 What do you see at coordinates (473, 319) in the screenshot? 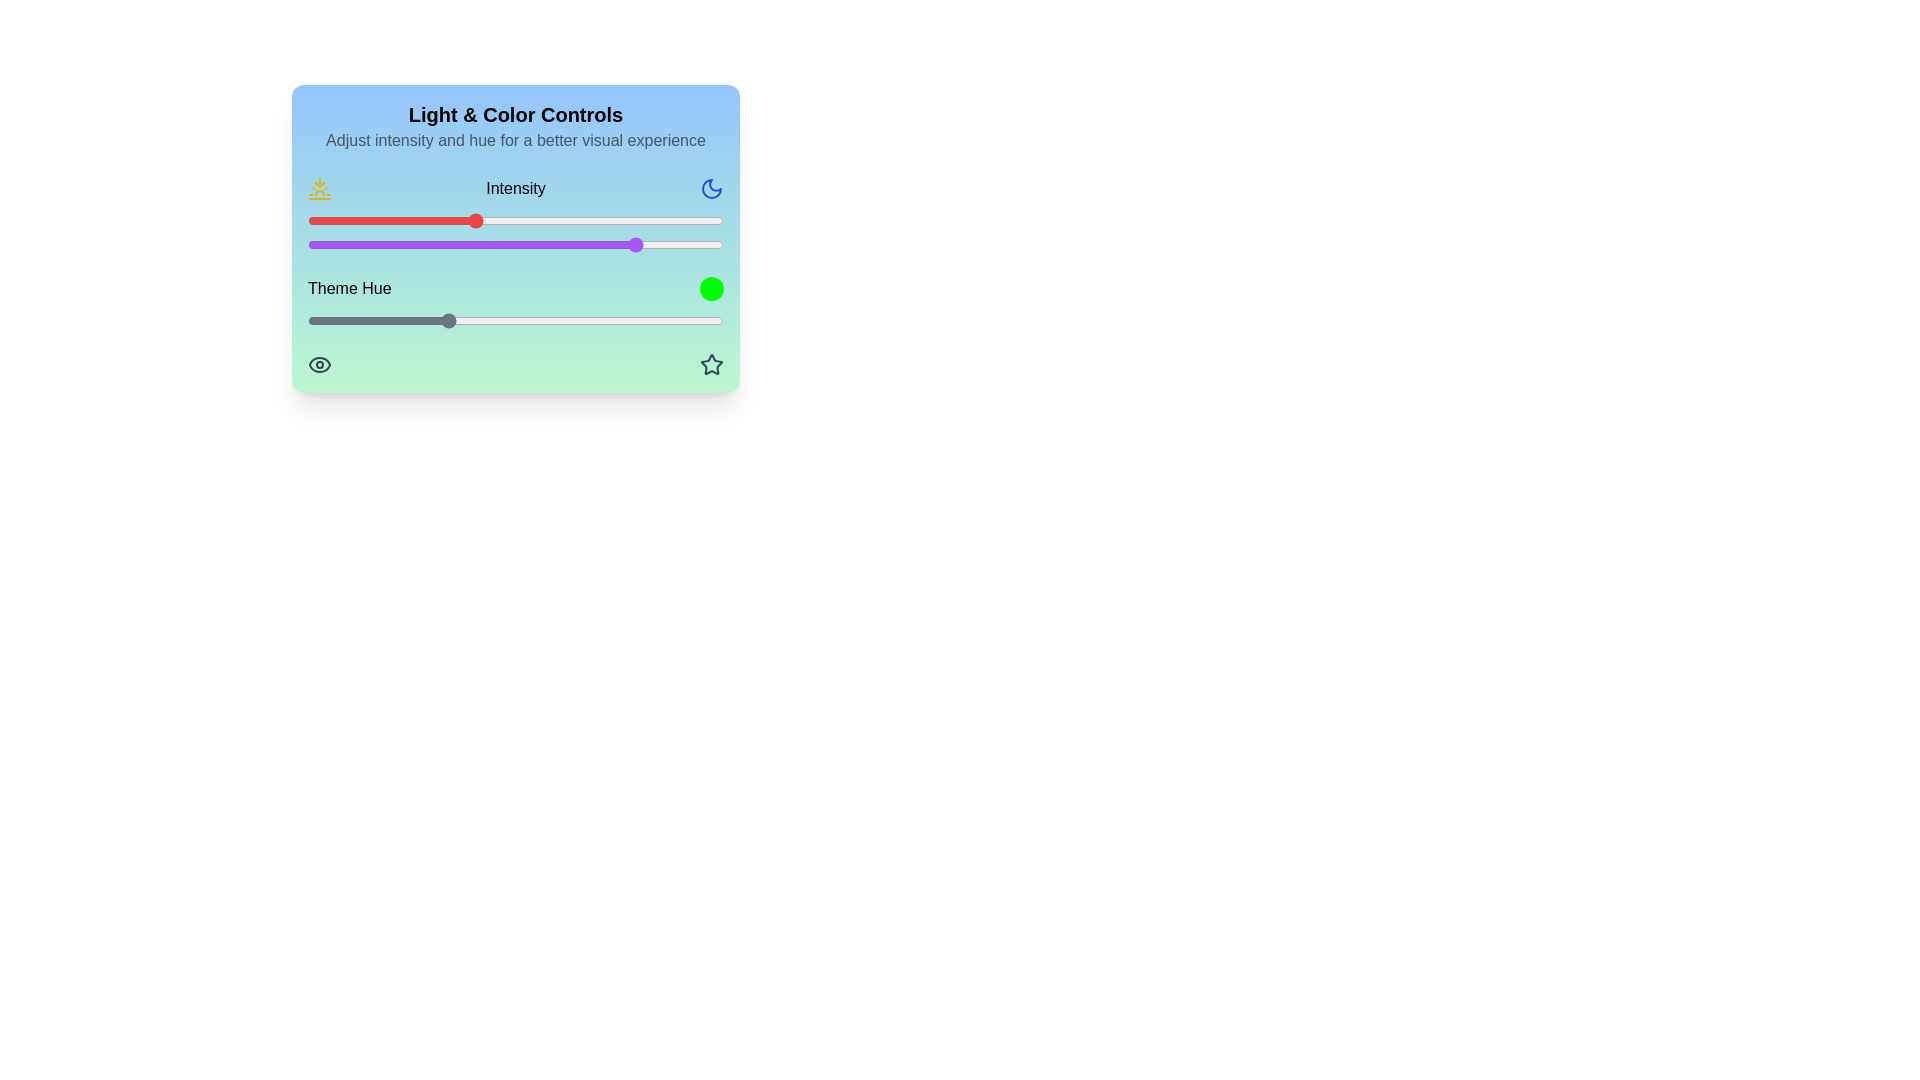
I see `the slider value` at bounding box center [473, 319].